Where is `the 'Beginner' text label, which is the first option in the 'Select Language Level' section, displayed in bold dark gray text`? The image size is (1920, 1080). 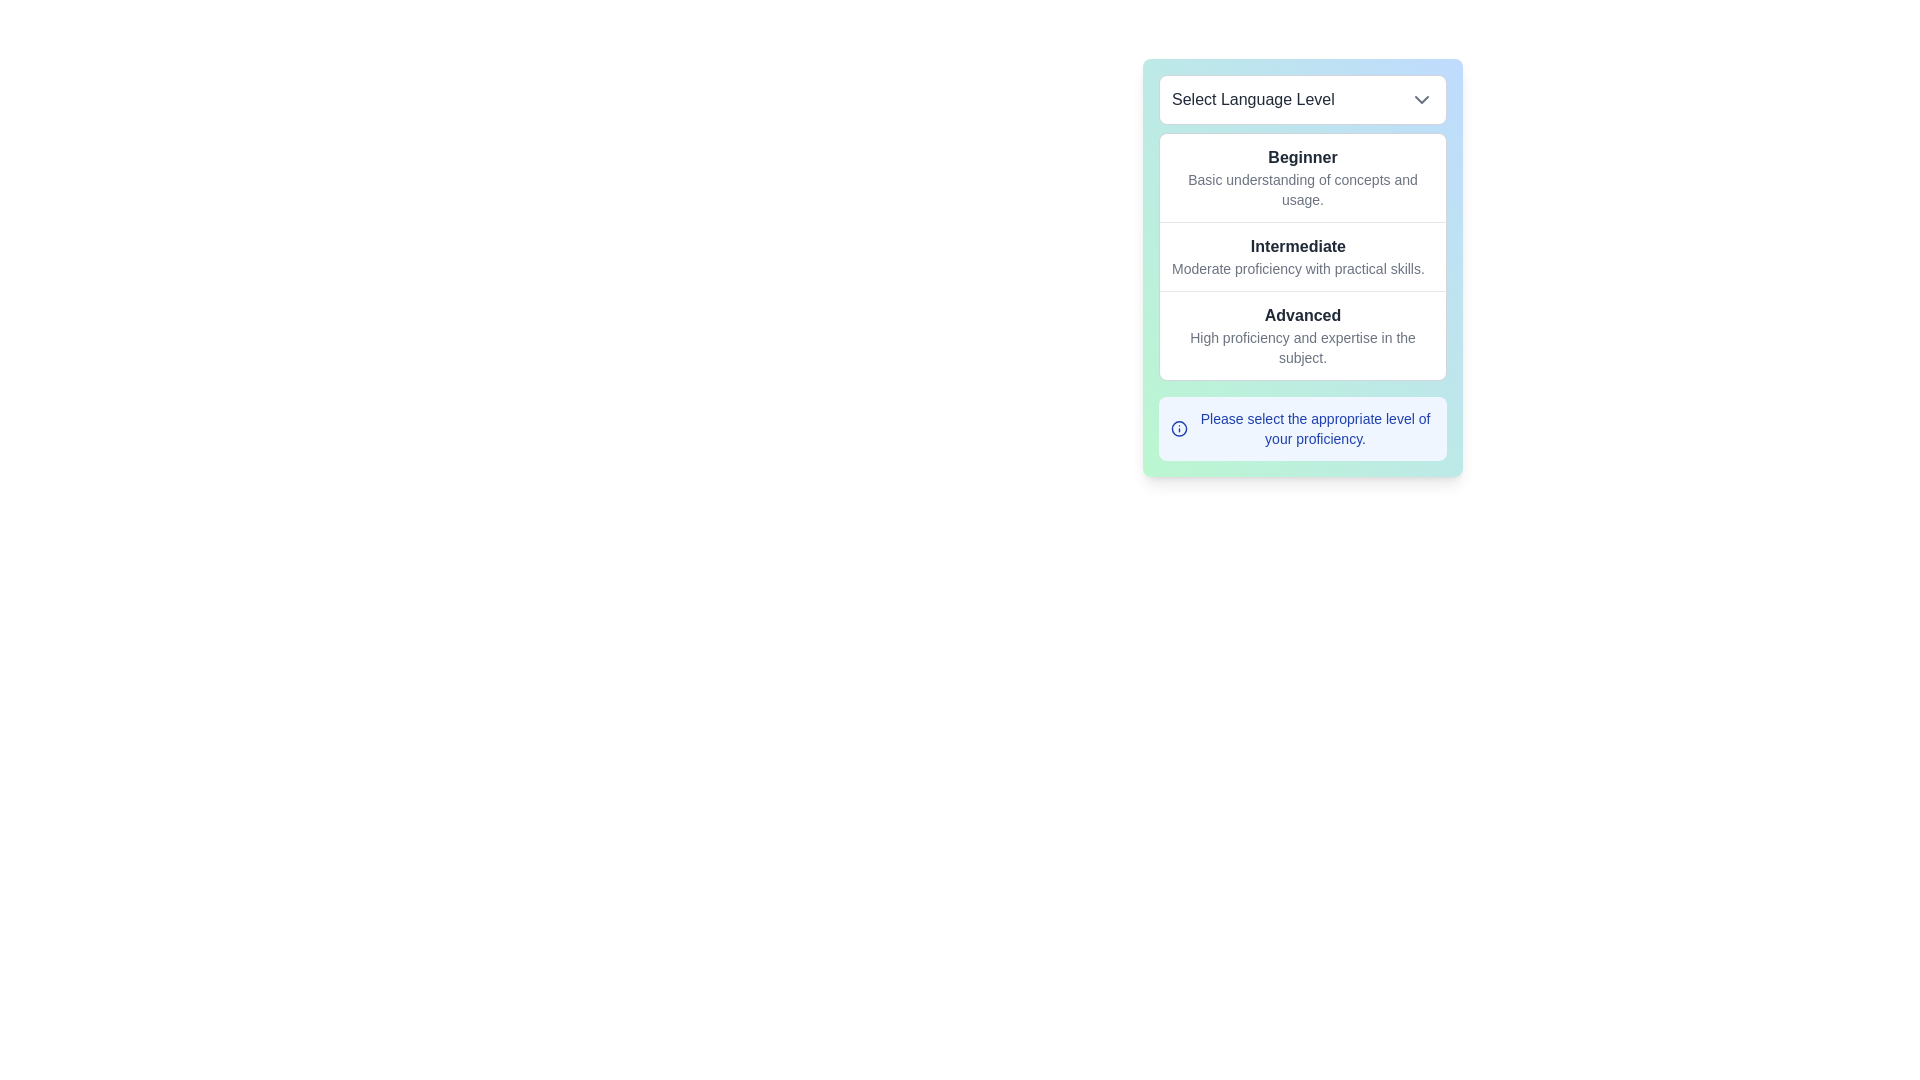 the 'Beginner' text label, which is the first option in the 'Select Language Level' section, displayed in bold dark gray text is located at coordinates (1302, 157).